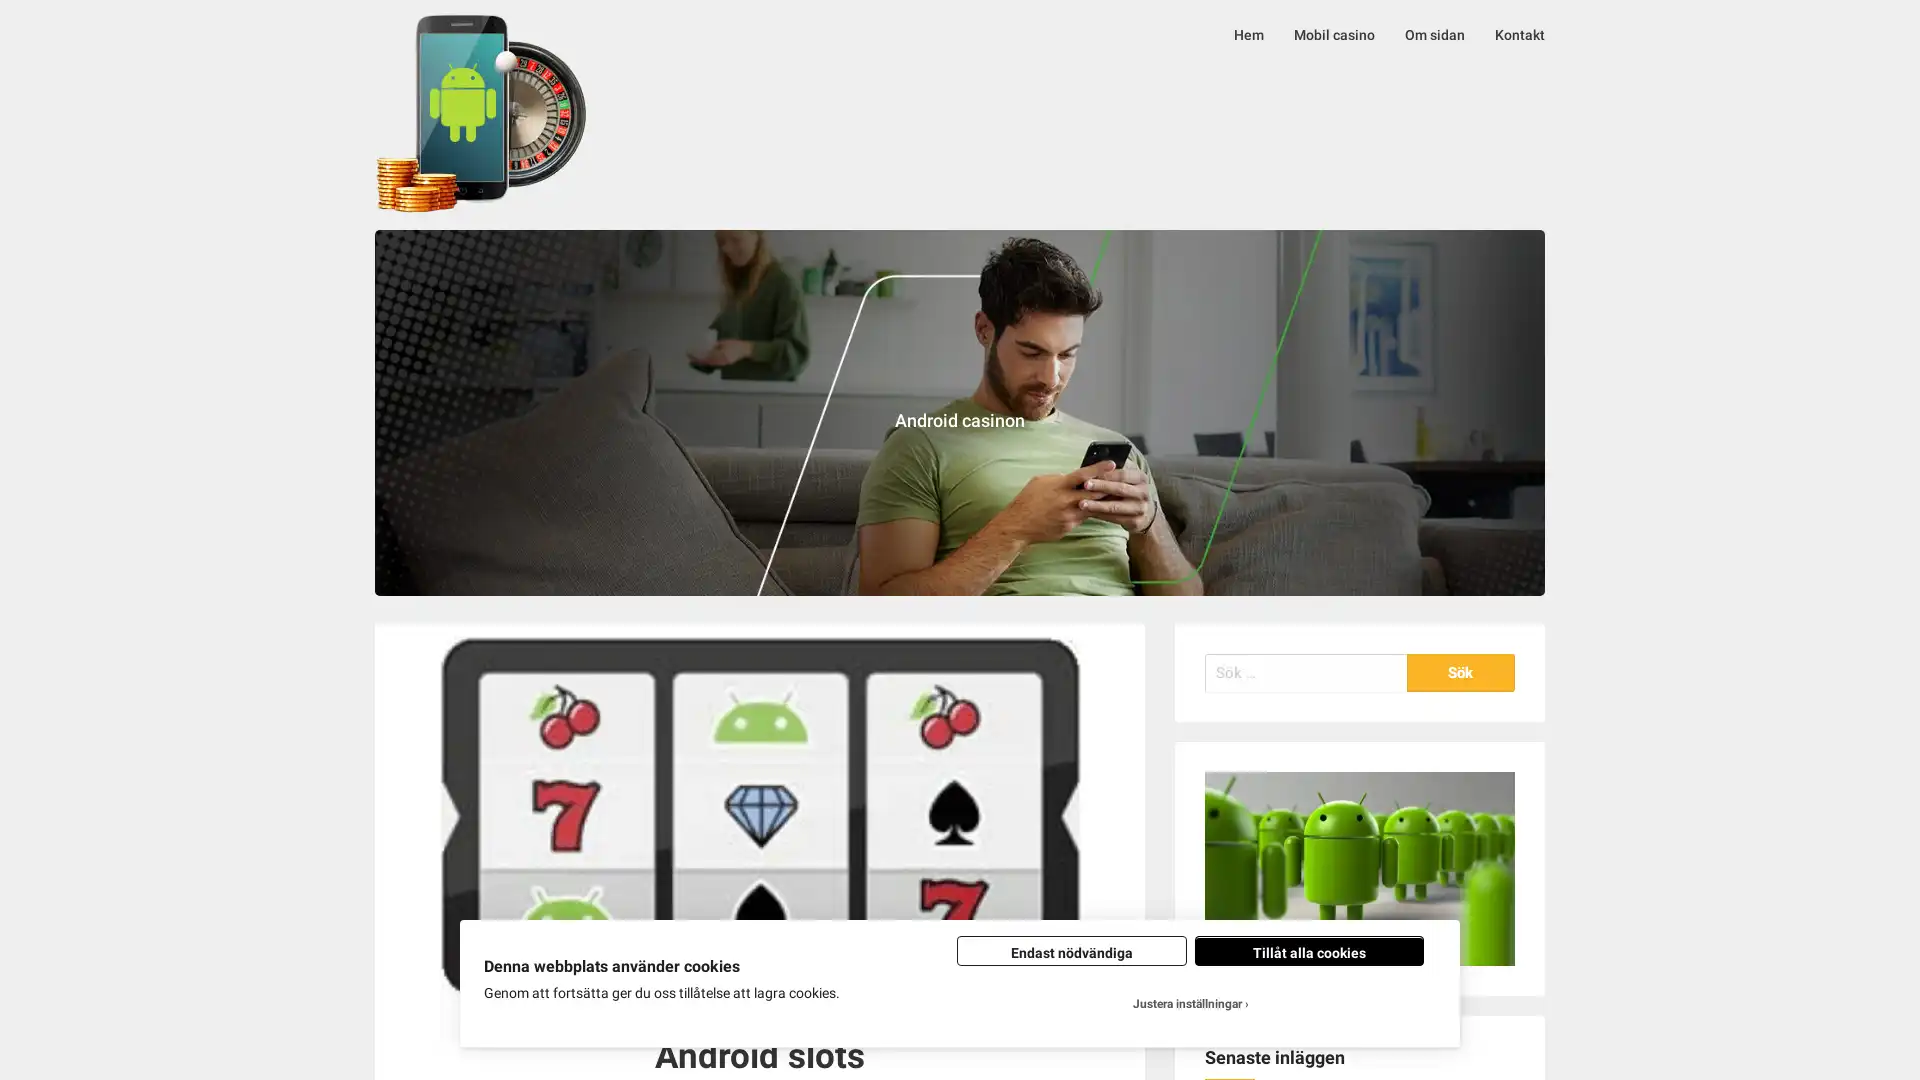 This screenshot has height=1080, width=1920. Describe the element at coordinates (1070, 949) in the screenshot. I see `Endast nodvandiga` at that location.